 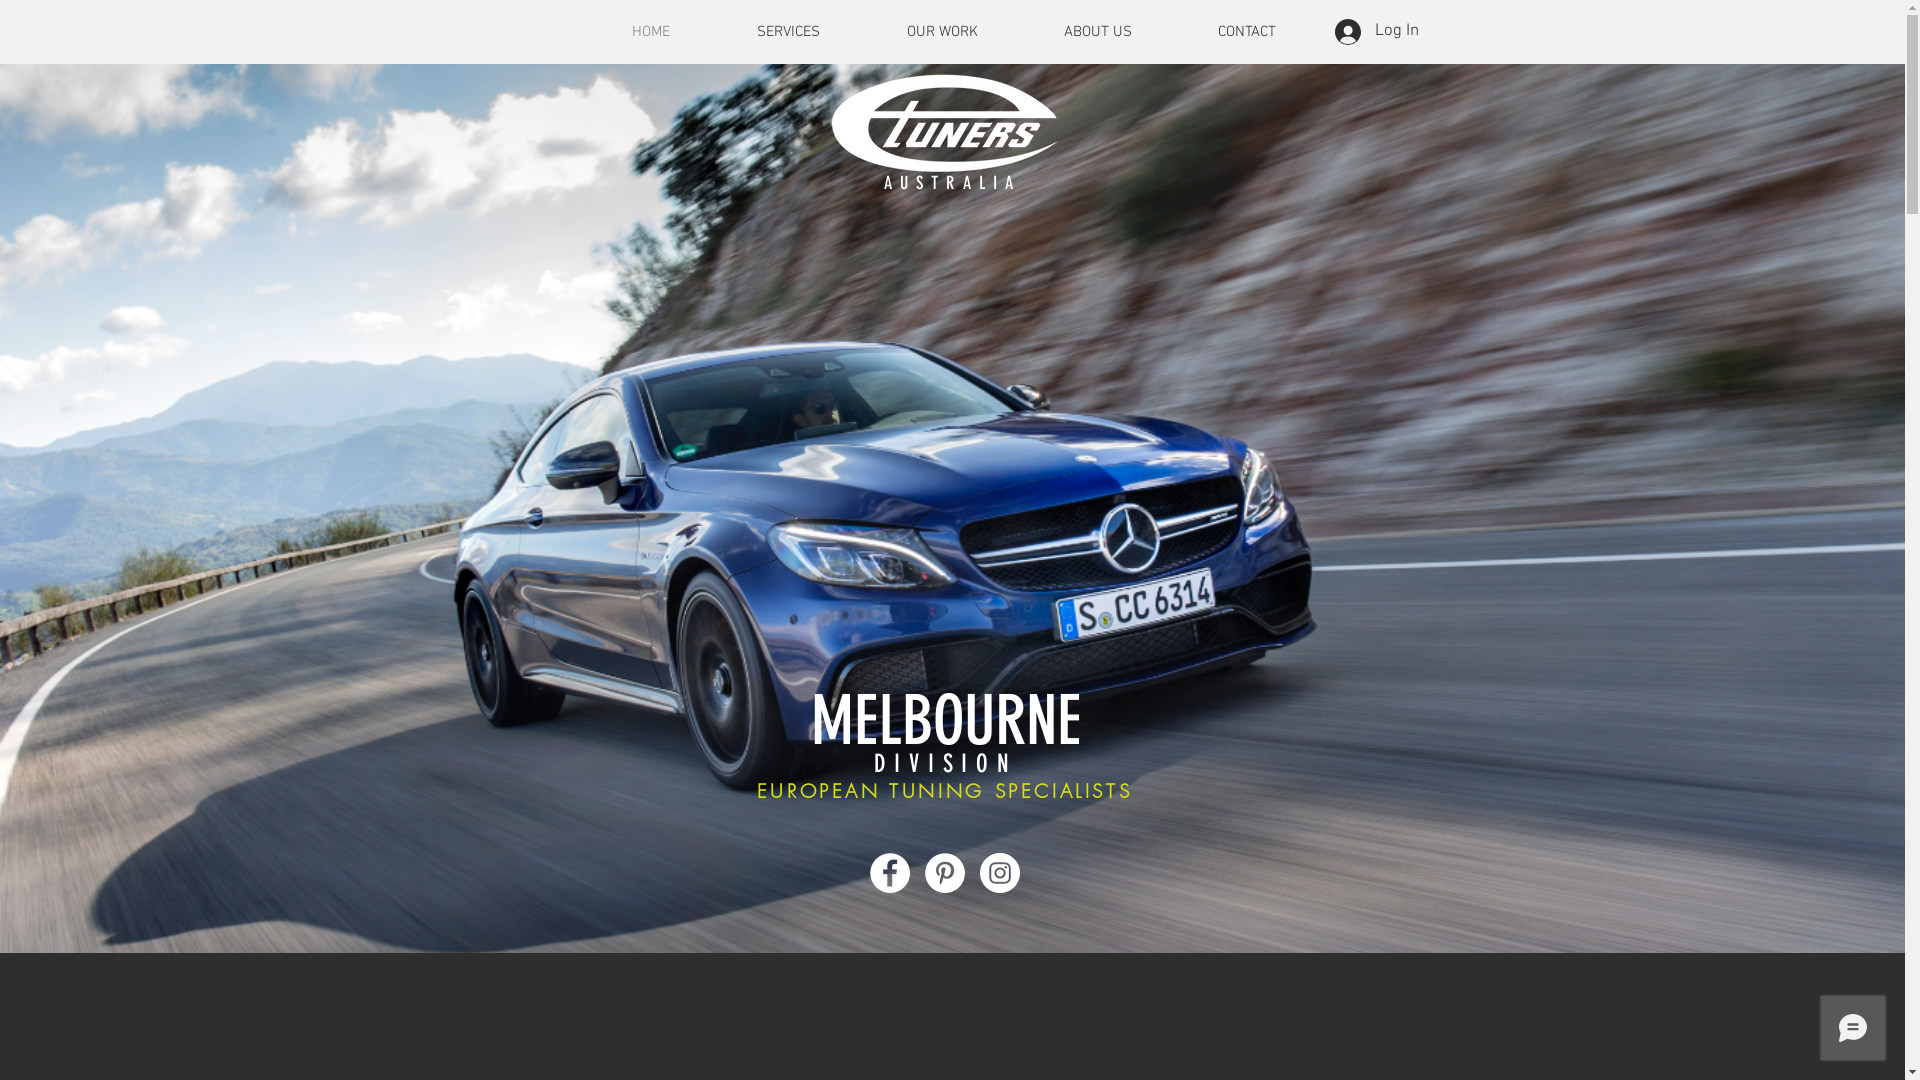 What do you see at coordinates (1375, 31) in the screenshot?
I see `'Log In'` at bounding box center [1375, 31].